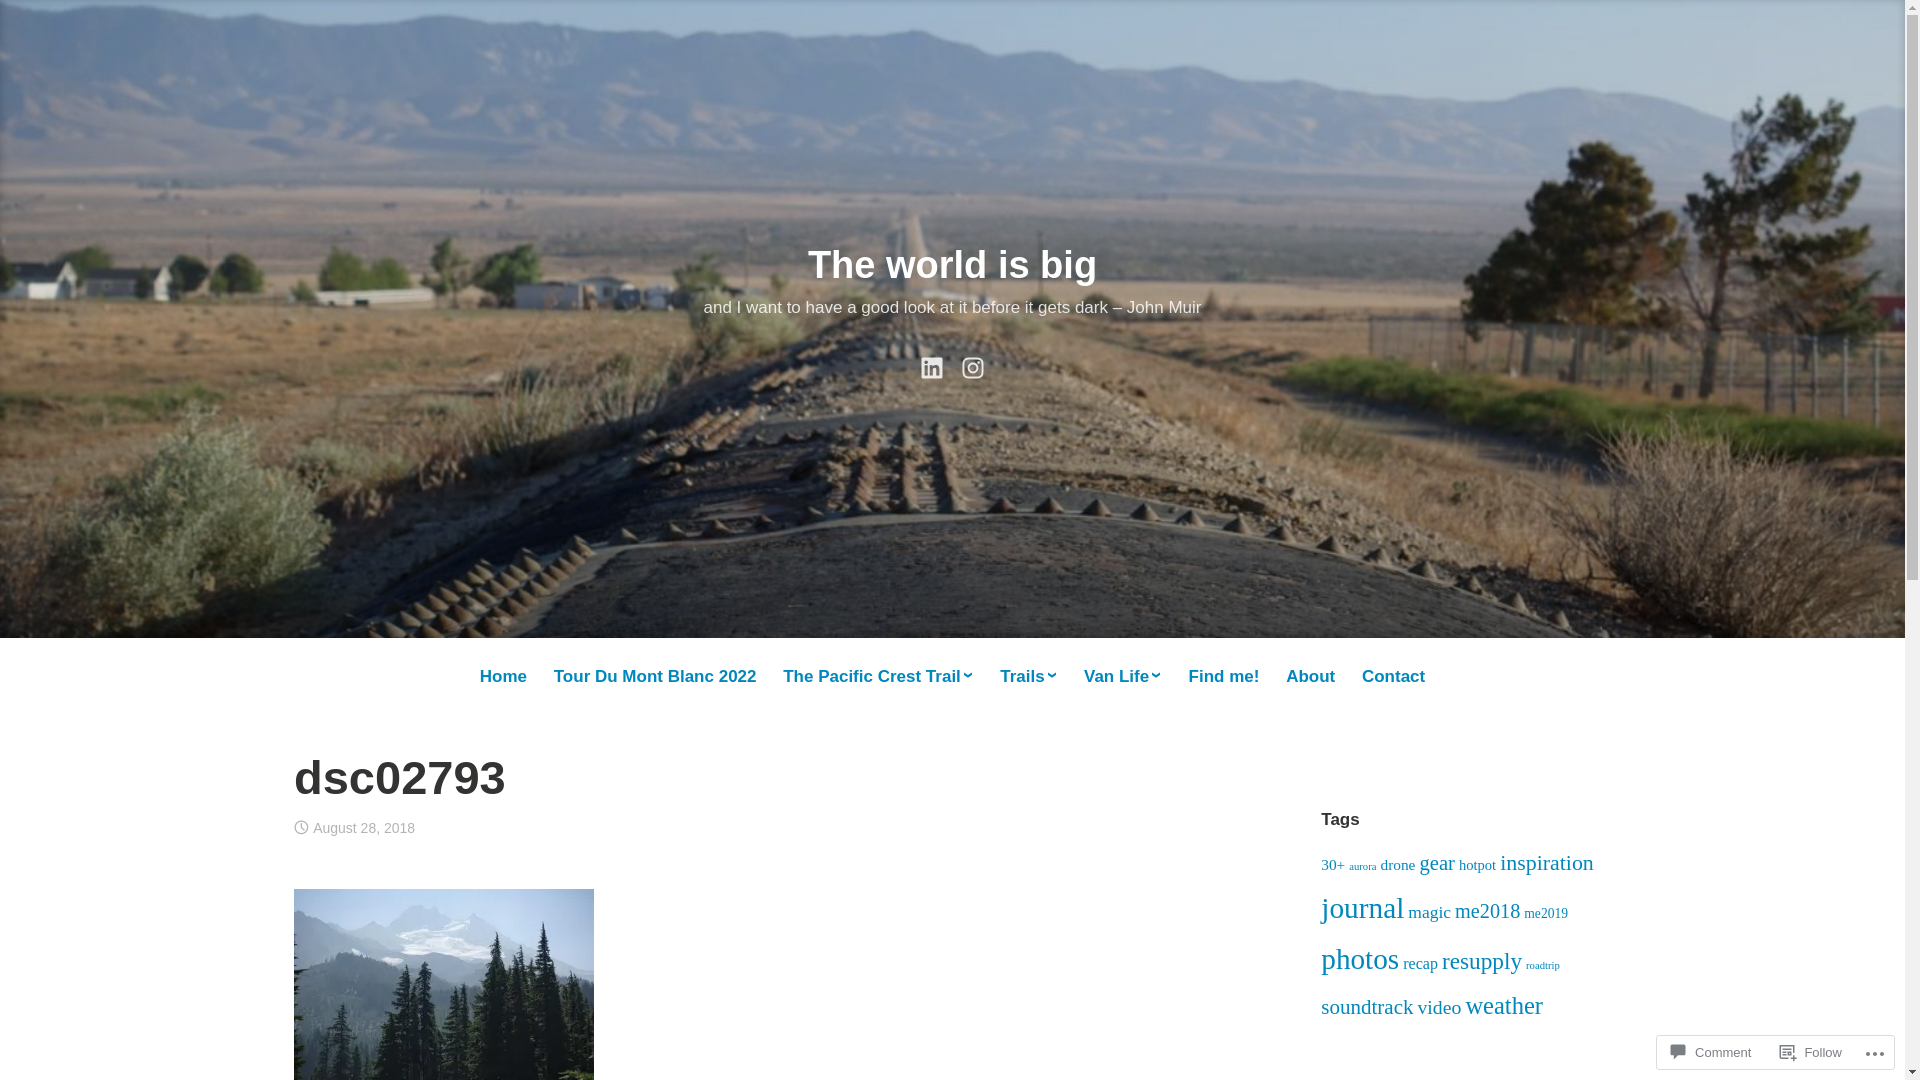 Image resolution: width=1920 pixels, height=1080 pixels. What do you see at coordinates (1438, 1006) in the screenshot?
I see `'video'` at bounding box center [1438, 1006].